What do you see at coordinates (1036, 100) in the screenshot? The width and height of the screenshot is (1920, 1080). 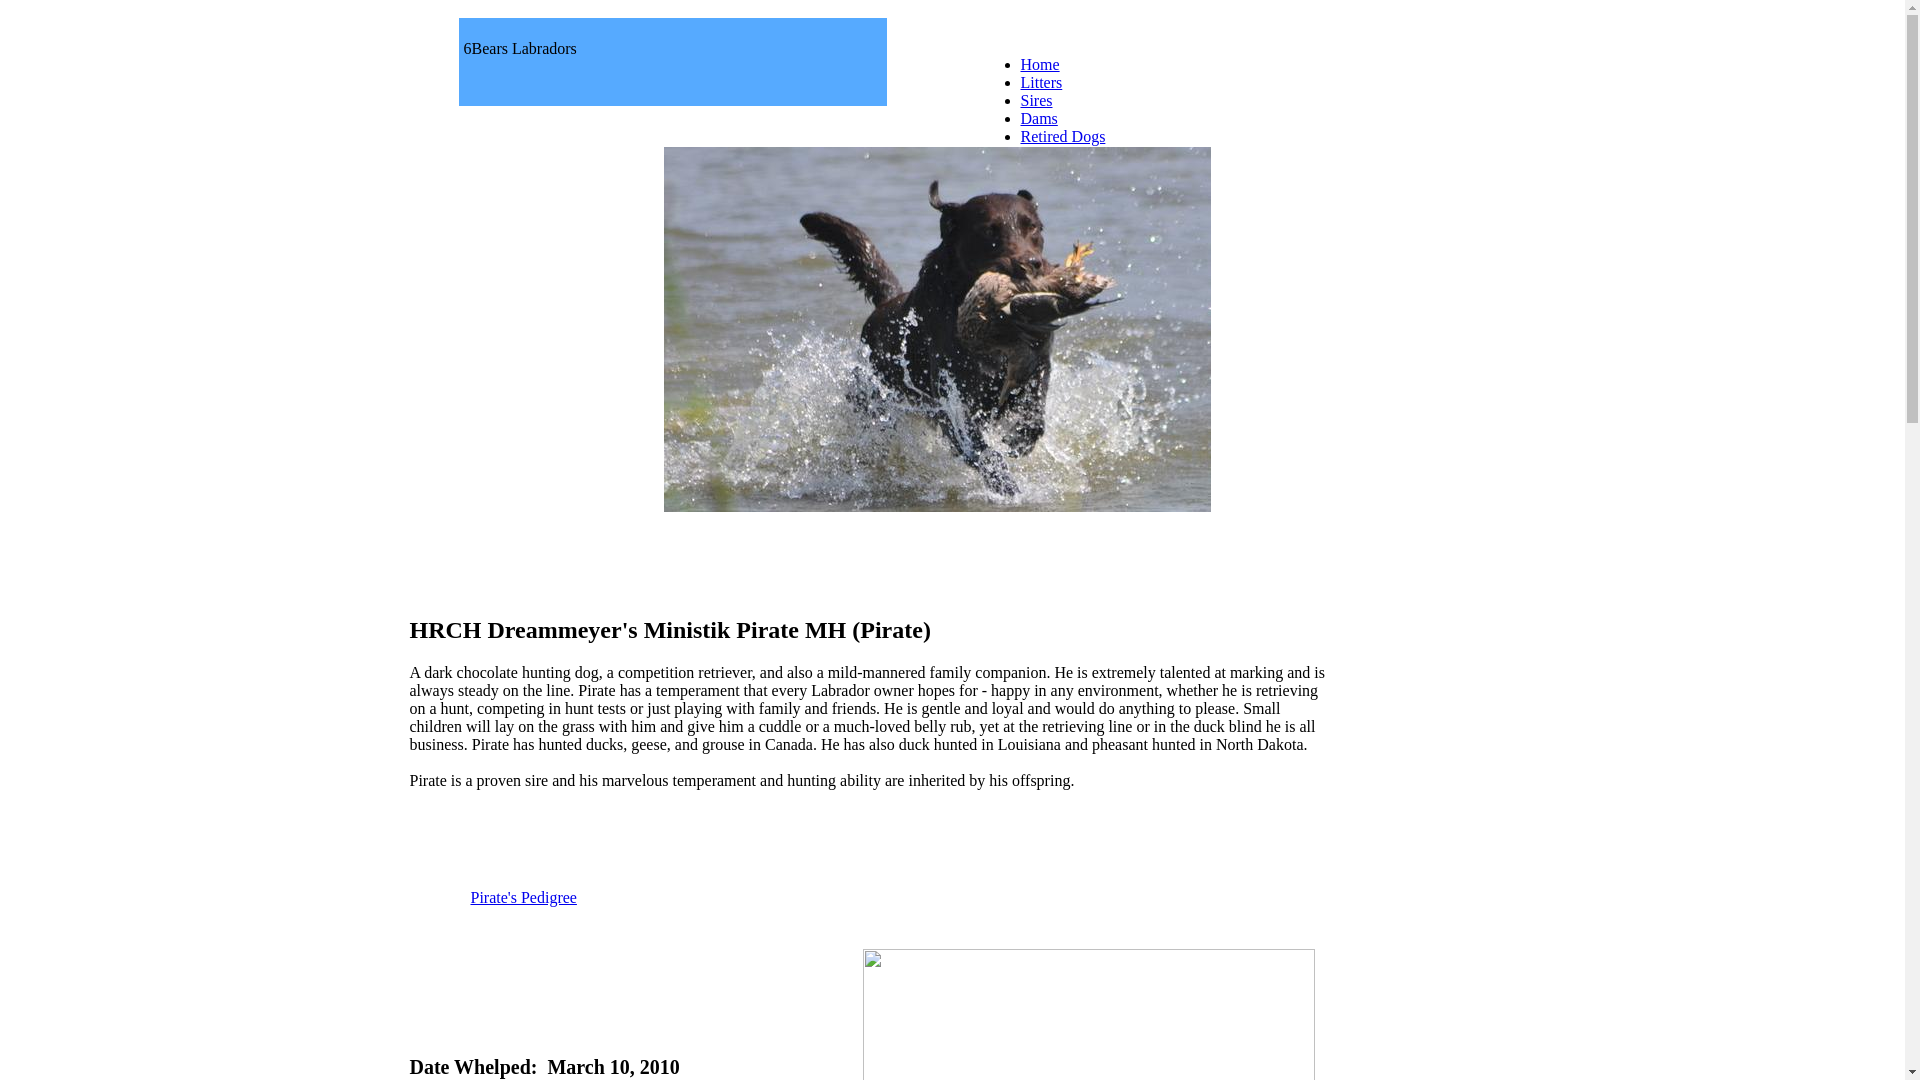 I see `'Sires'` at bounding box center [1036, 100].